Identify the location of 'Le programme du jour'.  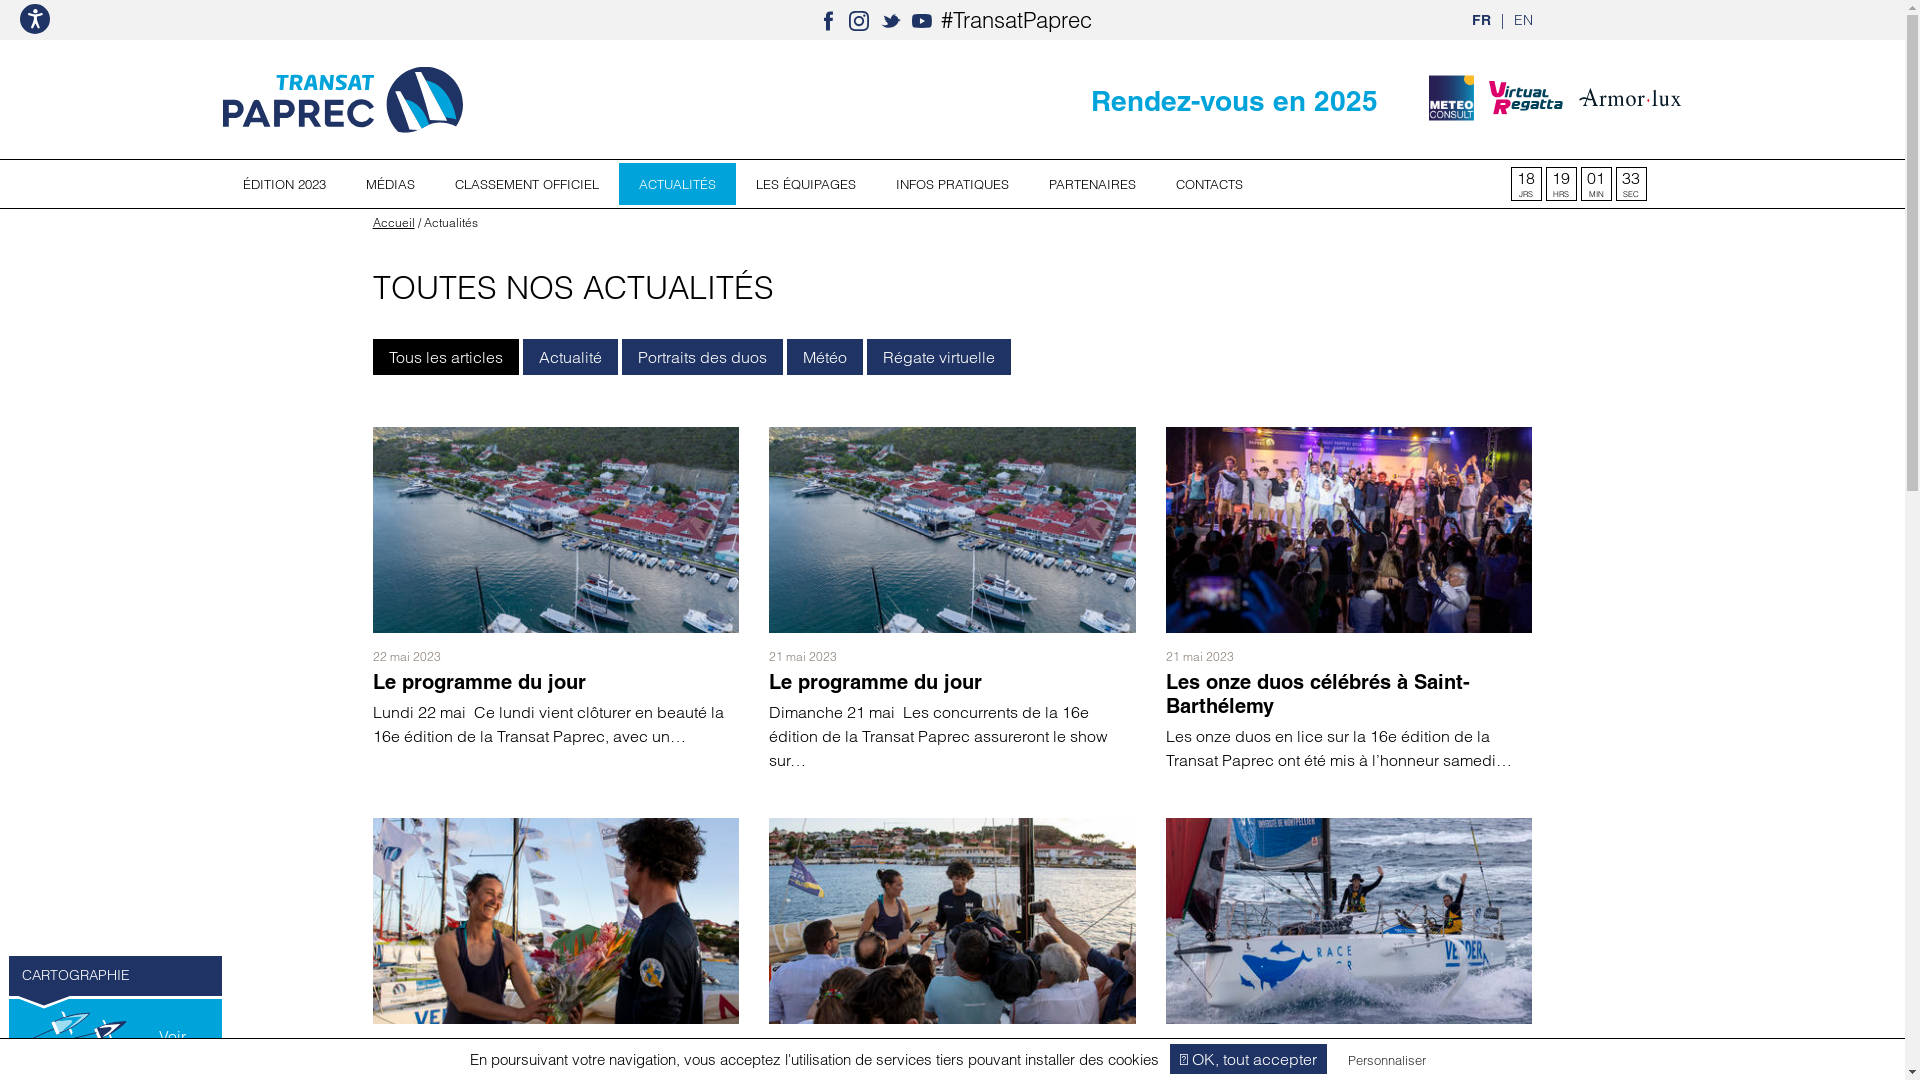
(875, 681).